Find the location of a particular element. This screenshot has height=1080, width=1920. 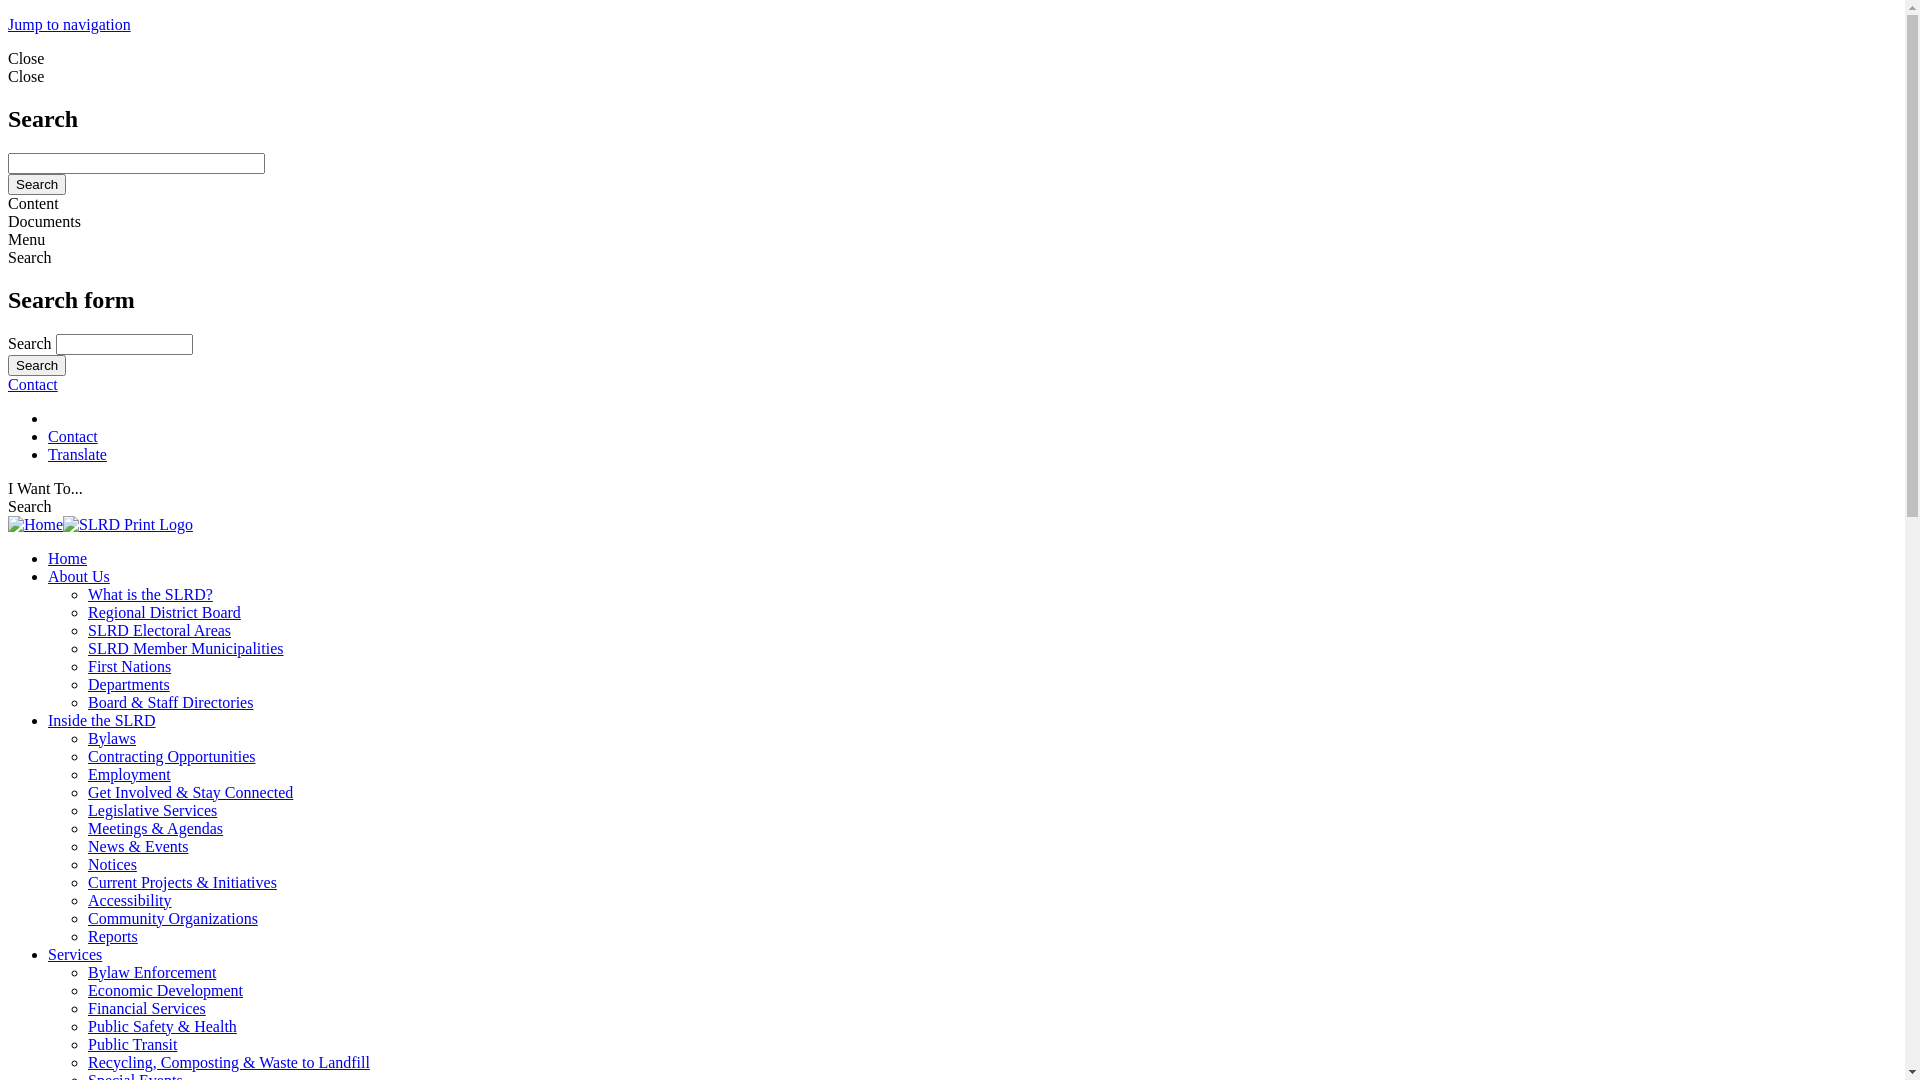

'Get Involved & Stay Connected' is located at coordinates (190, 791).